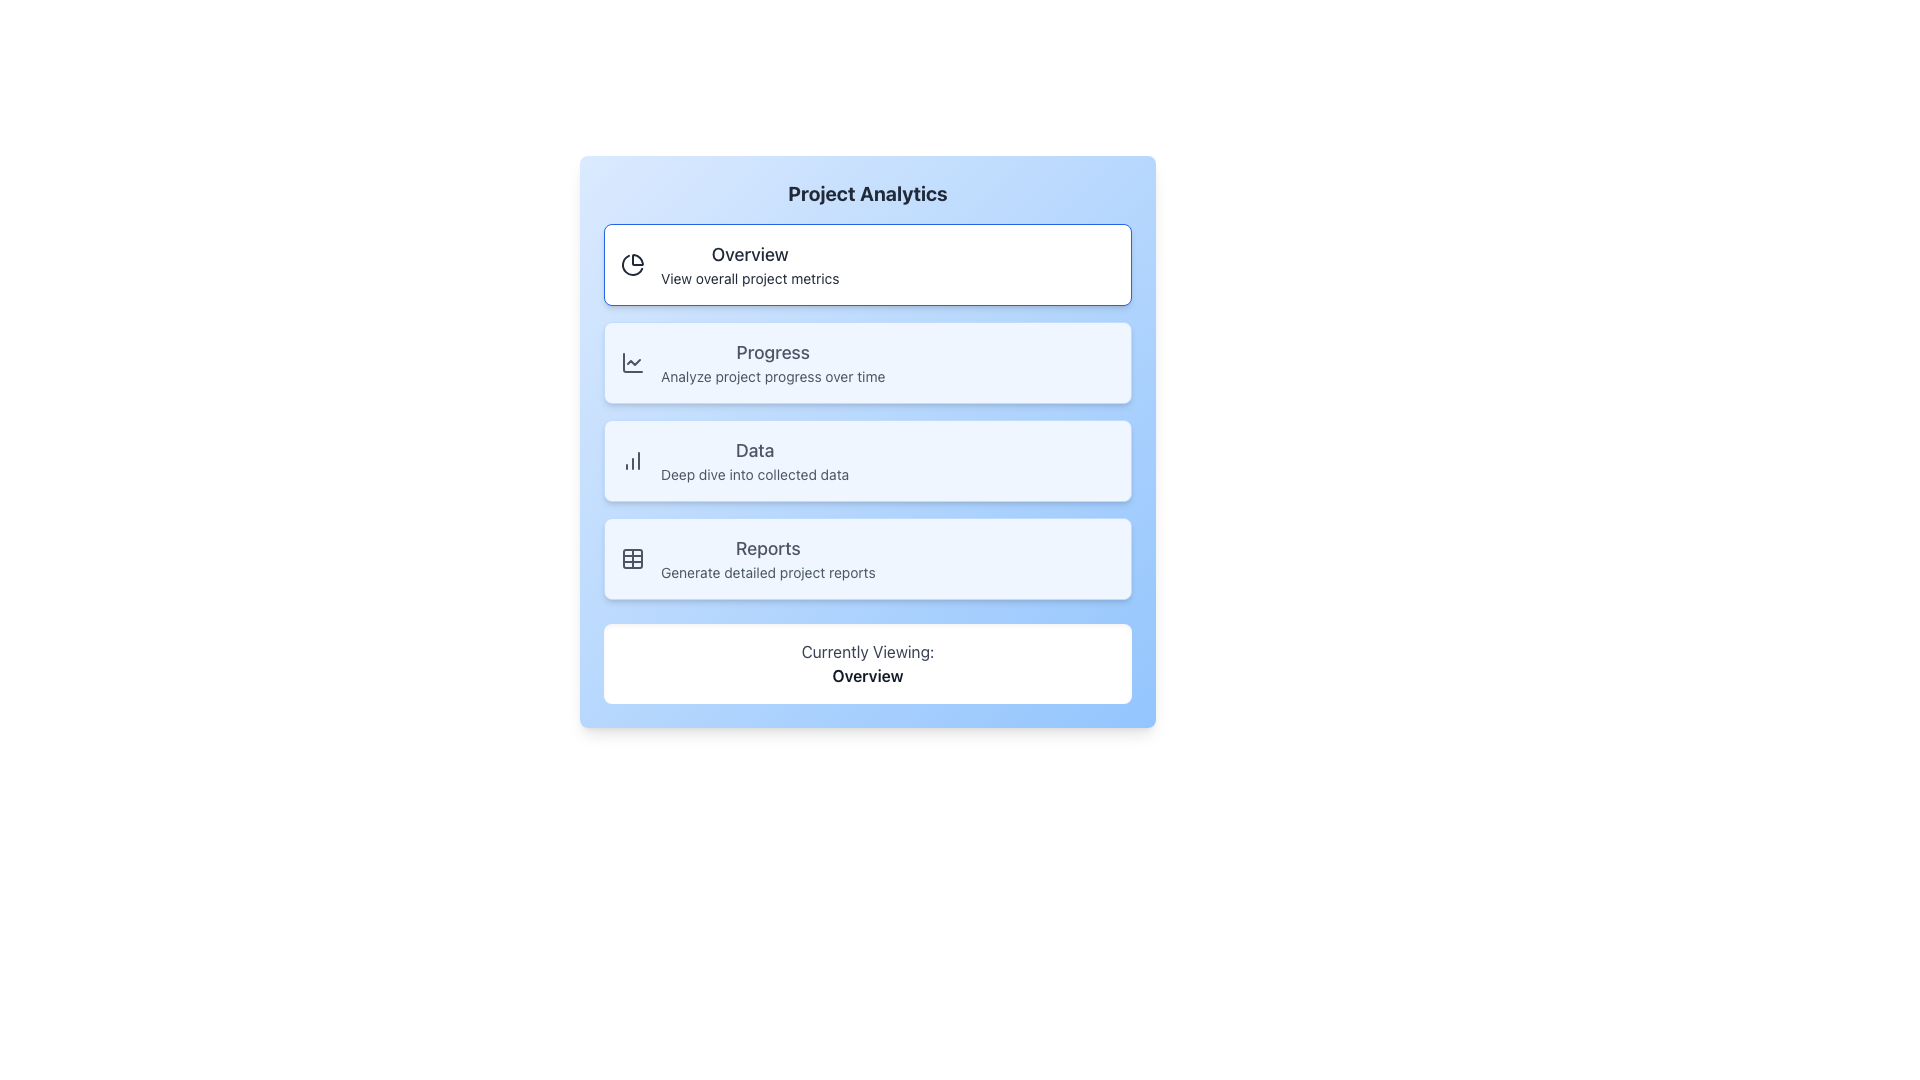 The height and width of the screenshot is (1080, 1920). What do you see at coordinates (749, 264) in the screenshot?
I see `the Interactive Card titled 'Overview' using keyboard navigation` at bounding box center [749, 264].